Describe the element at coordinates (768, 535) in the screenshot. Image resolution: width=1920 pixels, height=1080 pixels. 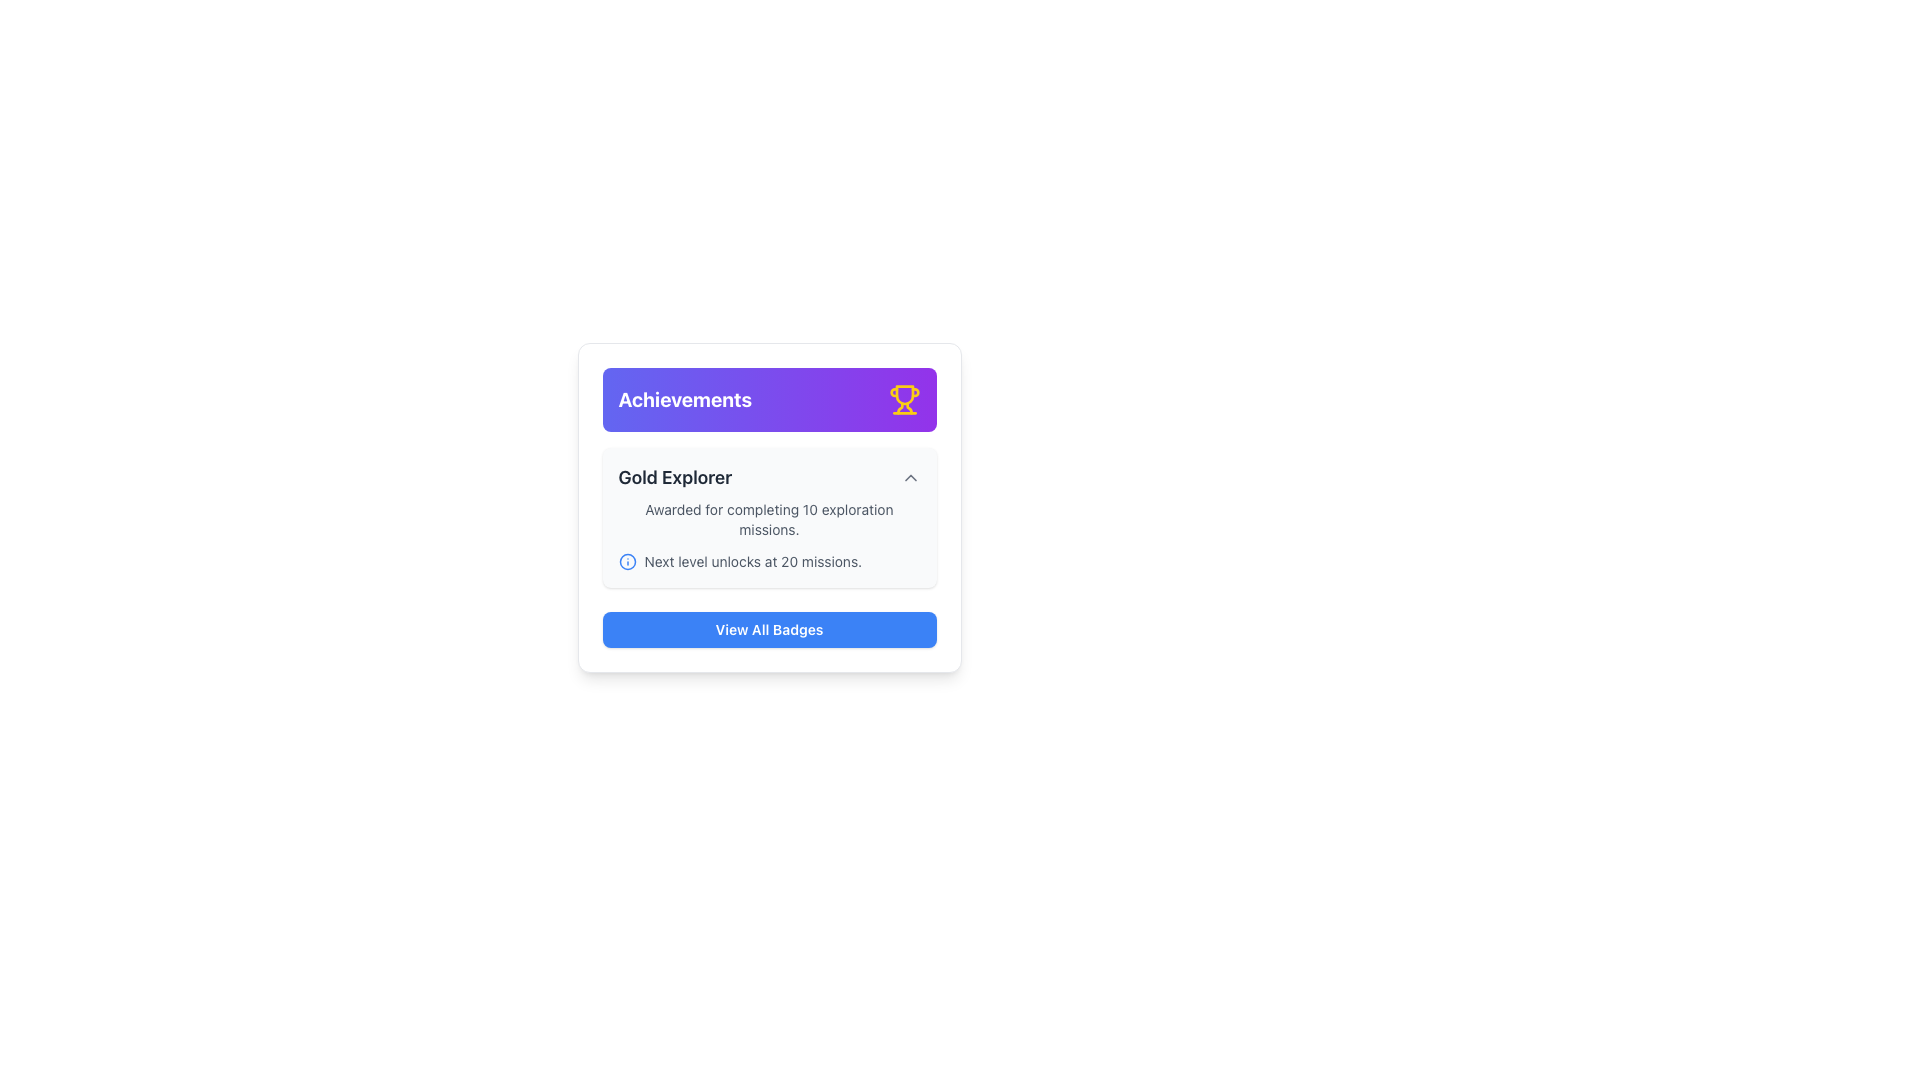
I see `informational text block that states 'Awarded for completing 10 exploration missions.' and 'Next level unlocks at 20 missions.' below the blue information icon within the 'Gold Explorer' card` at that location.